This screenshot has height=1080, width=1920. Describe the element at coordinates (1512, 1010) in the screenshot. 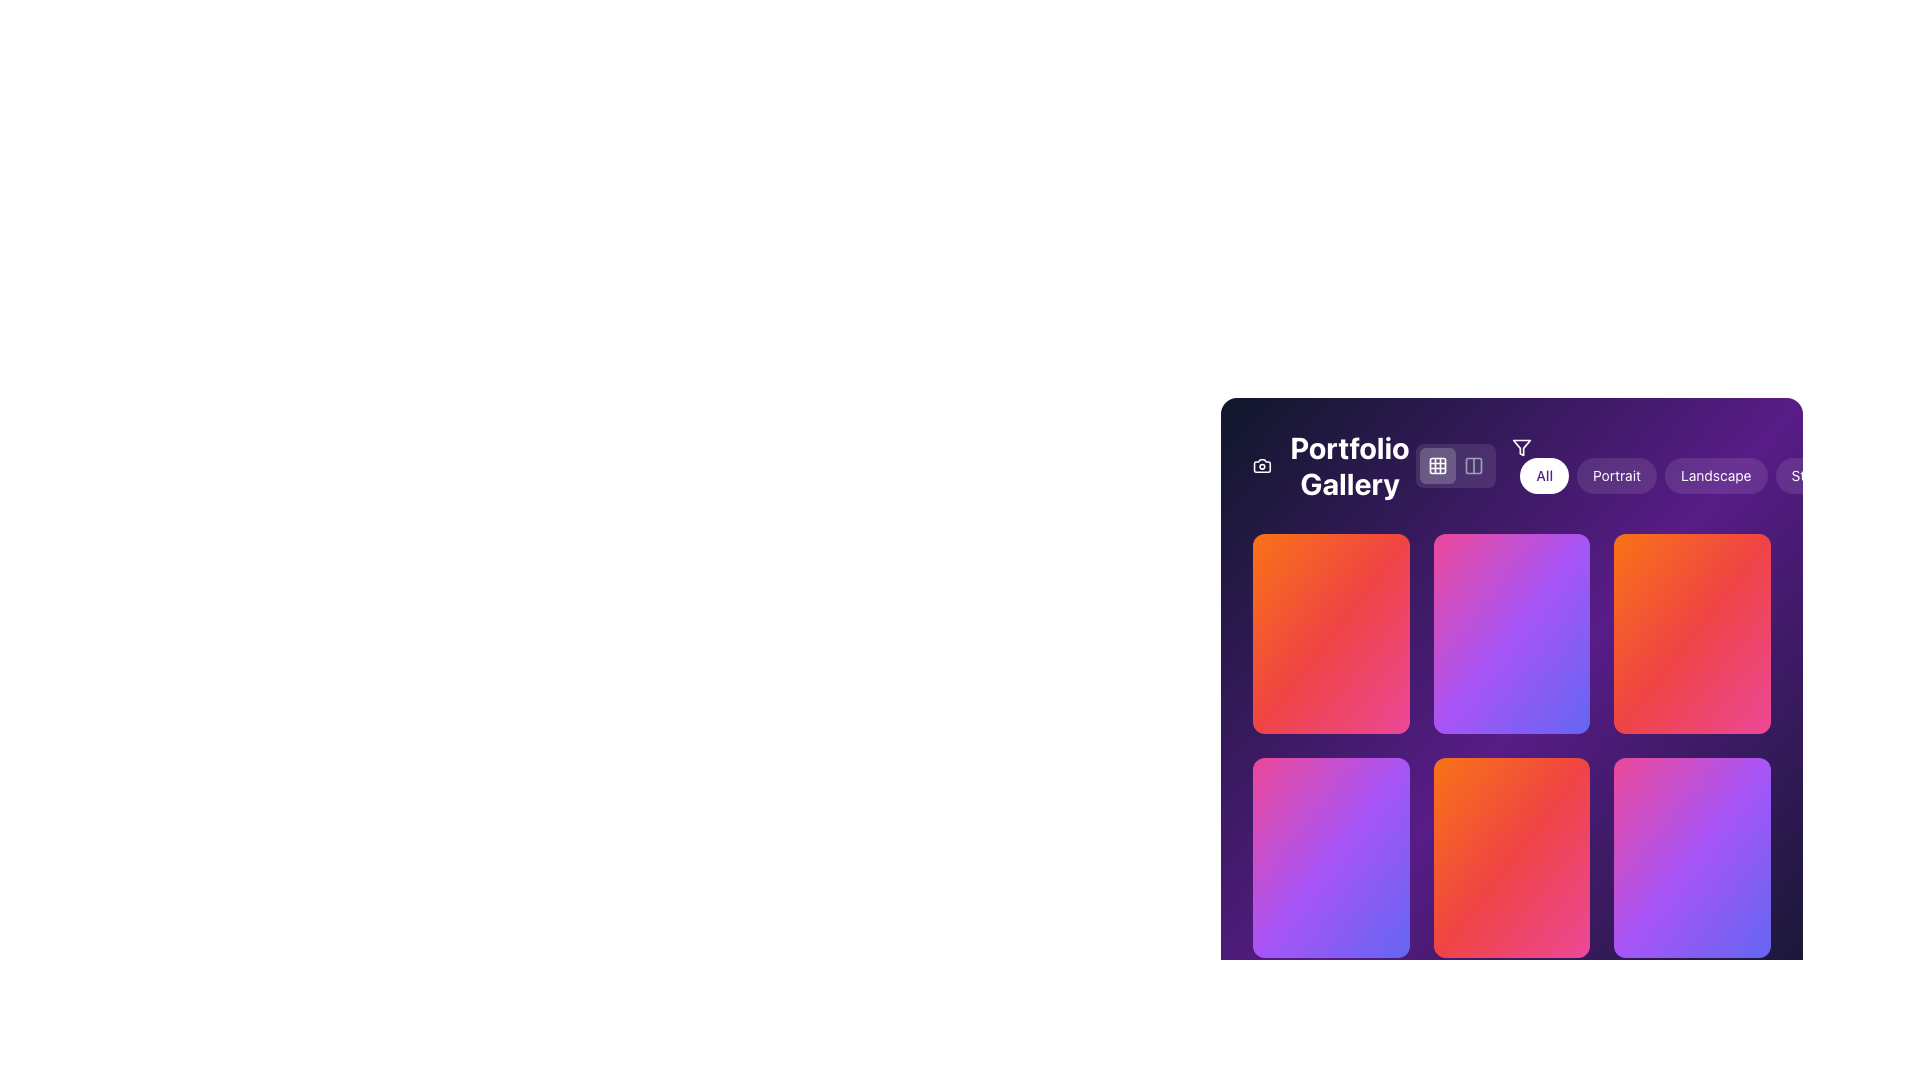

I see `the pagination navigation control located at the bottom center of the gallery` at that location.